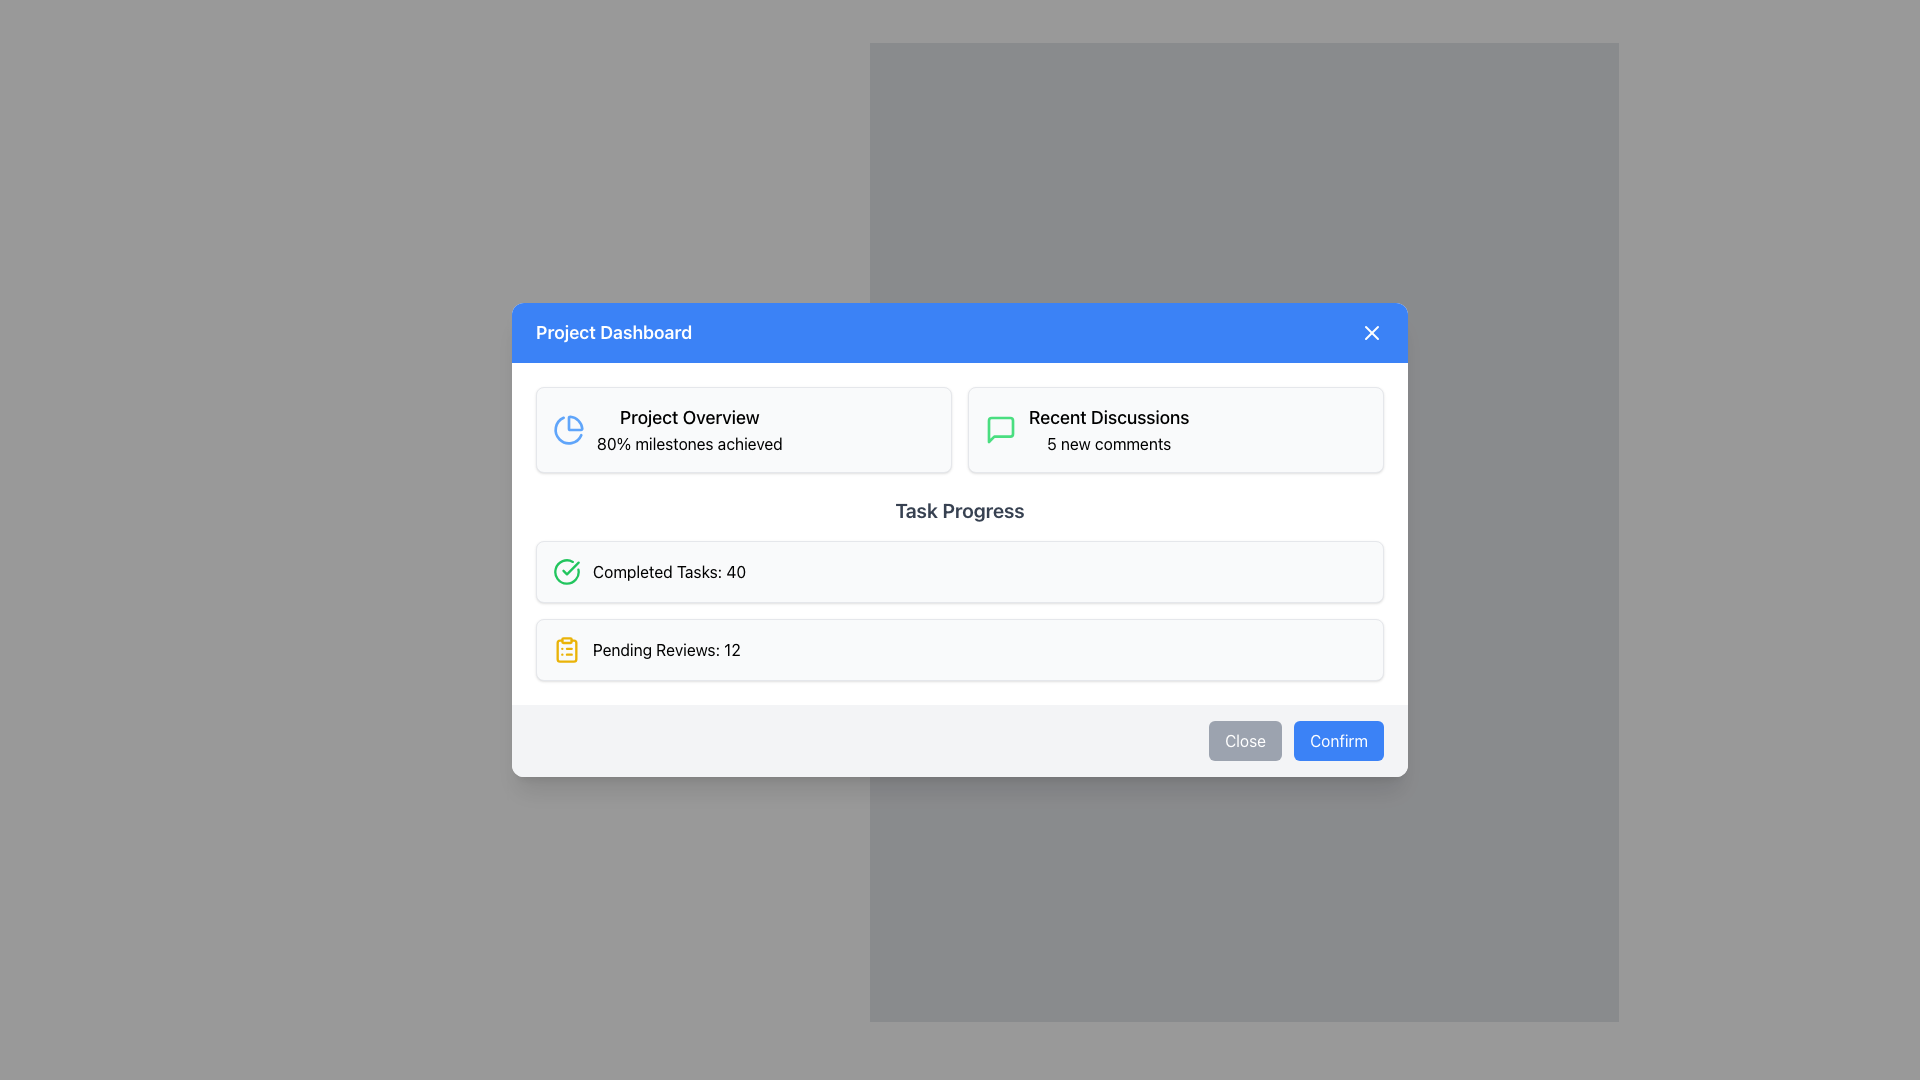  Describe the element at coordinates (689, 416) in the screenshot. I see `text label summarizing the project overview located in the upper left section of the central panel, above the text '80% milestones achieved'` at that location.